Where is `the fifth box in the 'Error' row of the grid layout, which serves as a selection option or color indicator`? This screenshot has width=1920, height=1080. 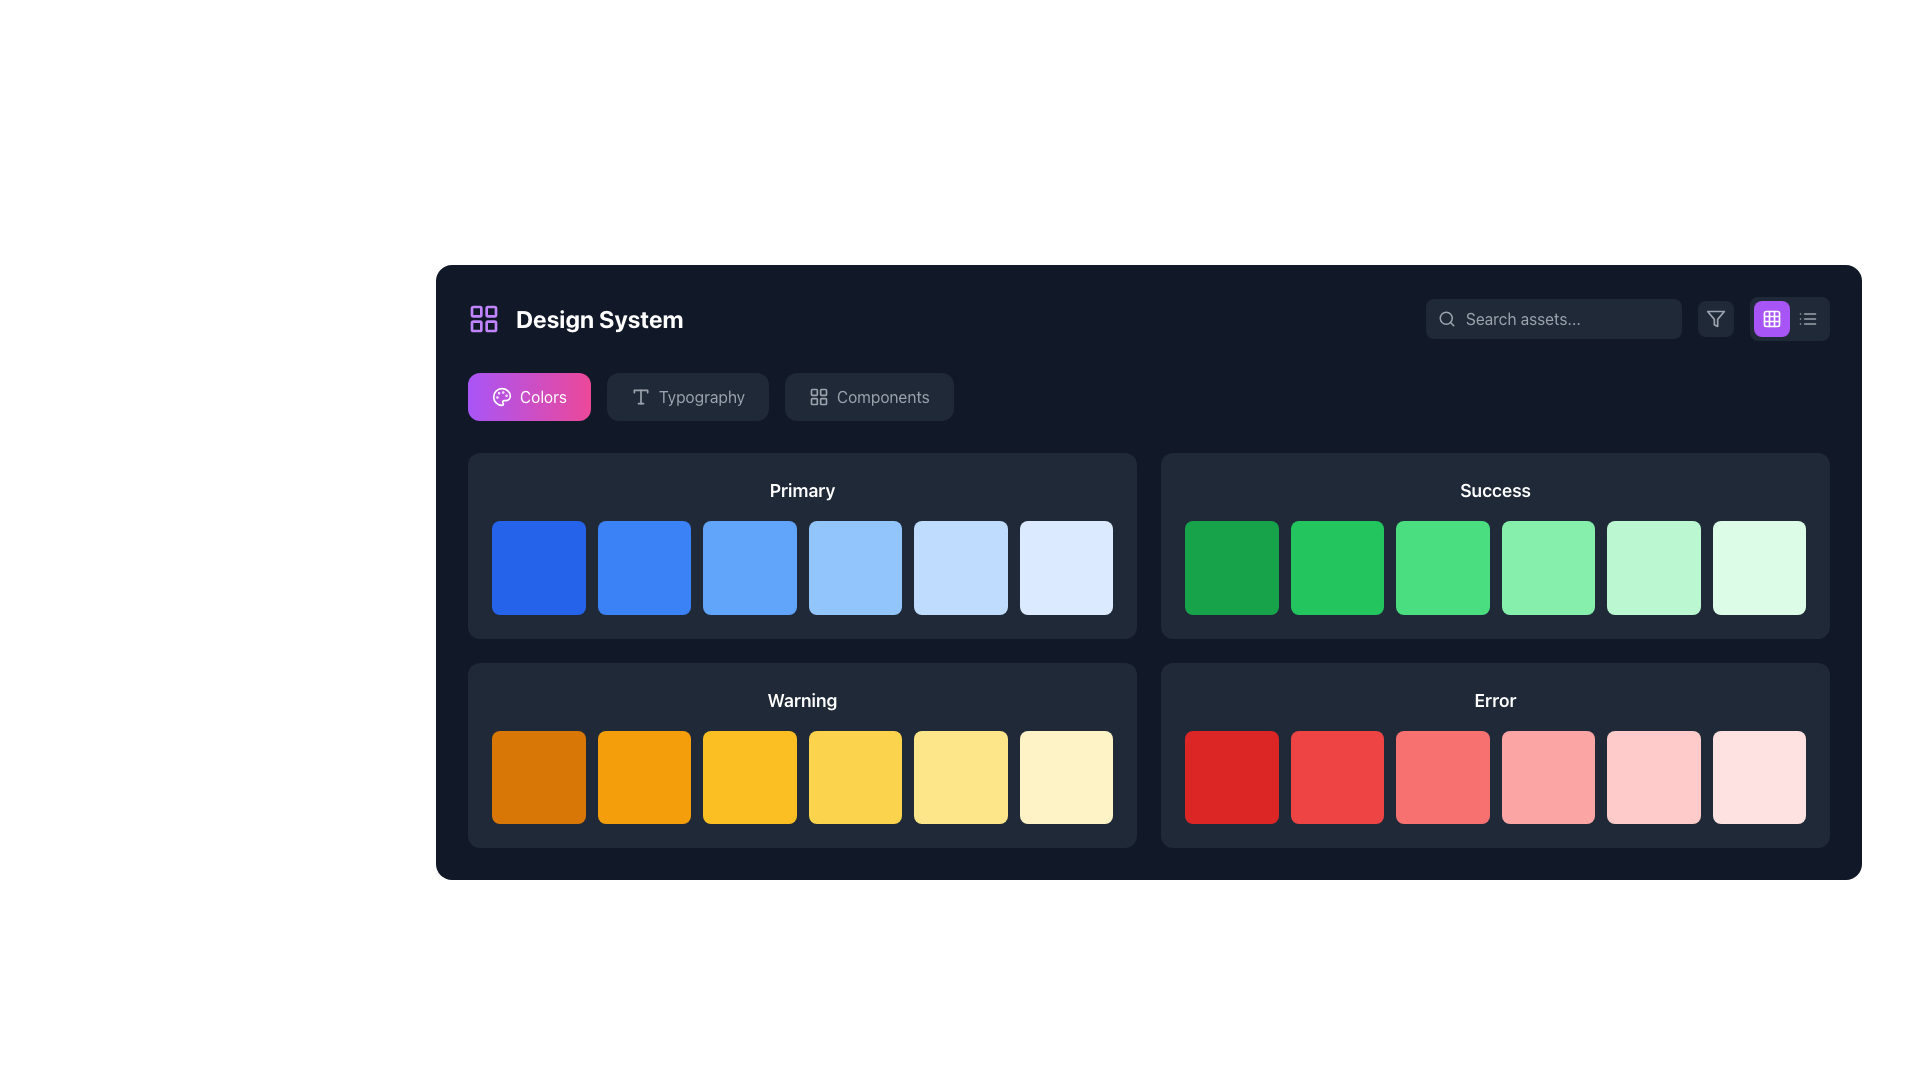 the fifth box in the 'Error' row of the grid layout, which serves as a selection option or color indicator is located at coordinates (1653, 776).